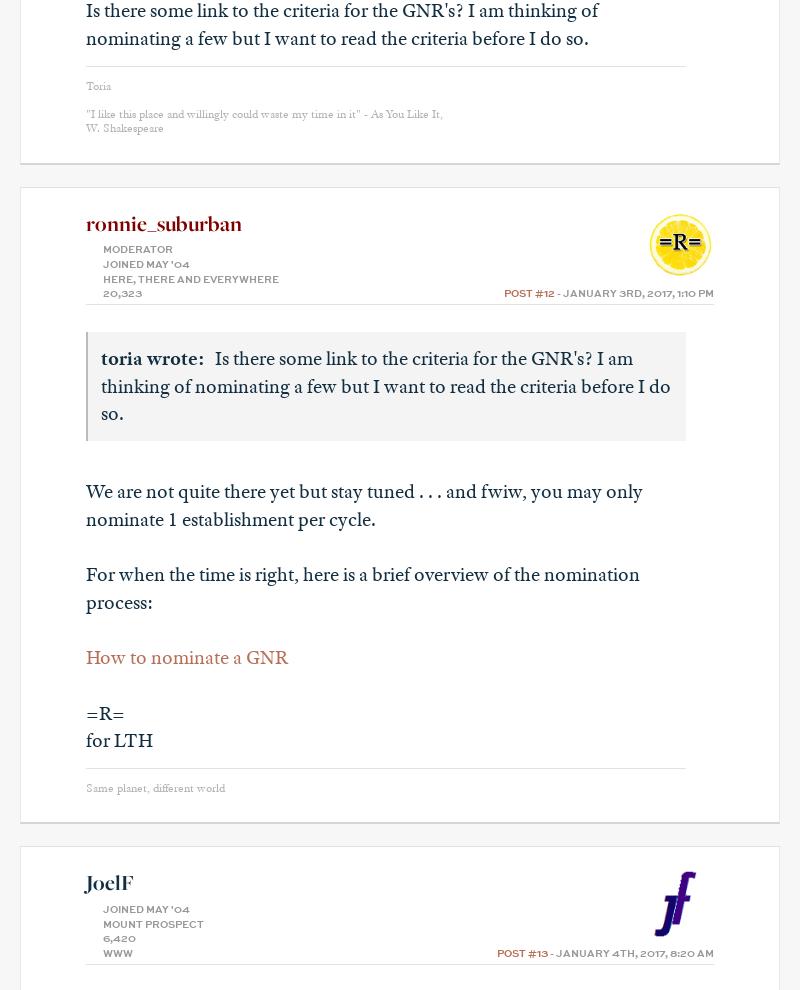 Image resolution: width=800 pixels, height=990 pixels. I want to click on 'Www', so click(117, 953).